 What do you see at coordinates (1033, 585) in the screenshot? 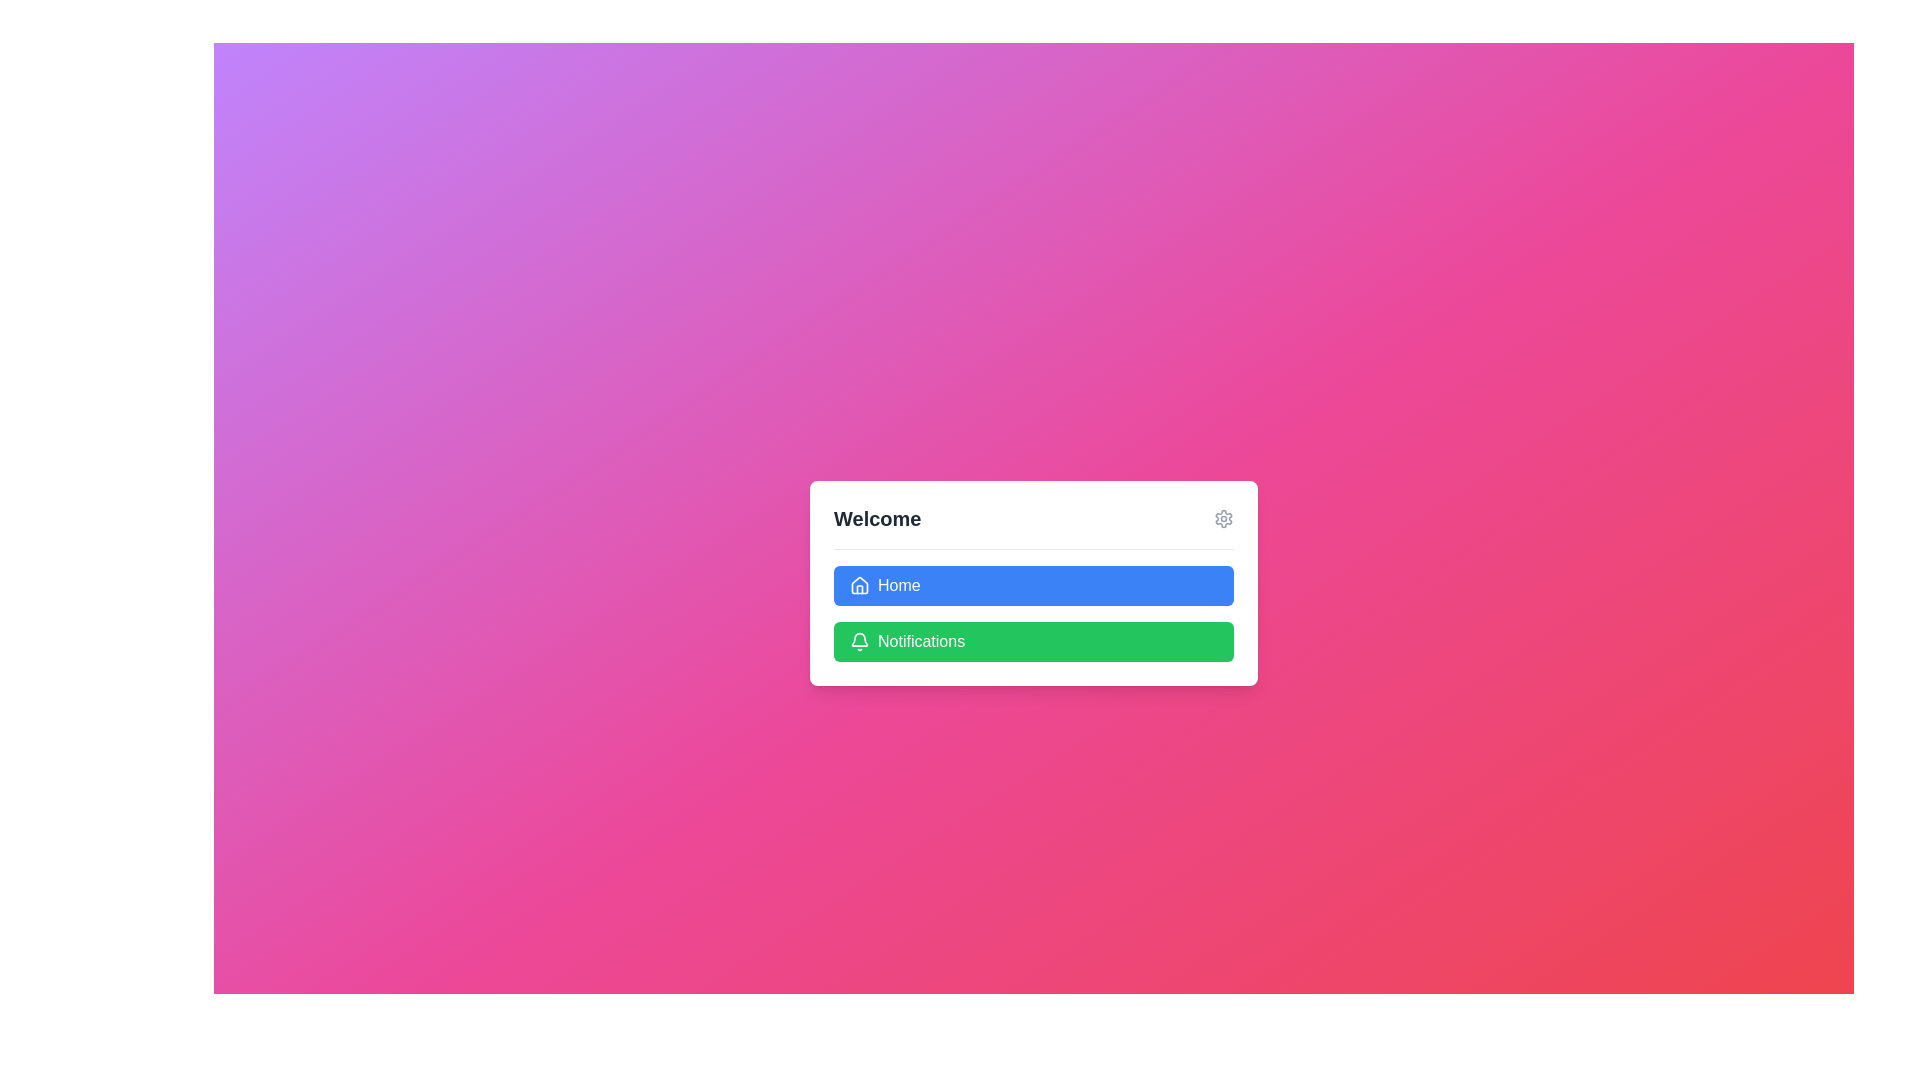
I see `the 'Home' navigation button, which is the first button in a vertical list and leads to the main page` at bounding box center [1033, 585].